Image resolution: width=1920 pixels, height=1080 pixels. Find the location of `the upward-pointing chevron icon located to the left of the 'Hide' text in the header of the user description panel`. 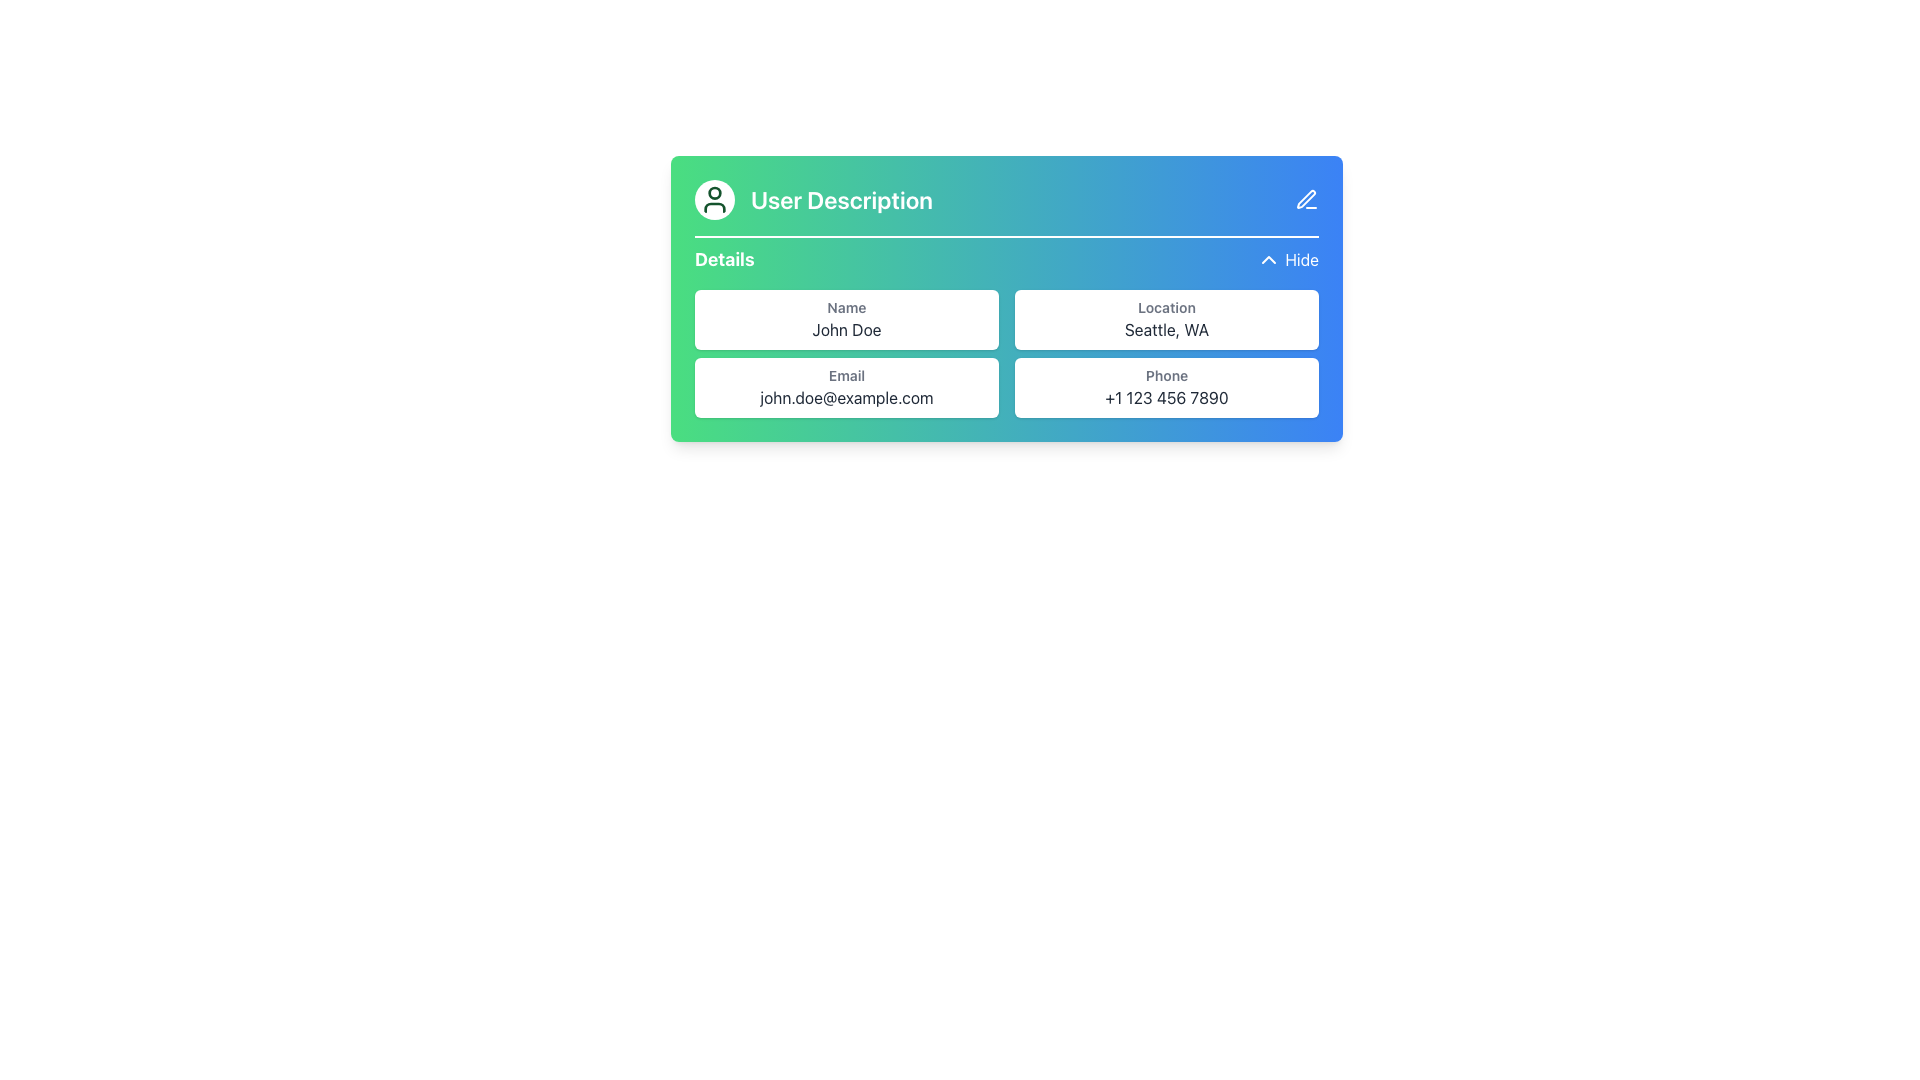

the upward-pointing chevron icon located to the left of the 'Hide' text in the header of the user description panel is located at coordinates (1268, 258).